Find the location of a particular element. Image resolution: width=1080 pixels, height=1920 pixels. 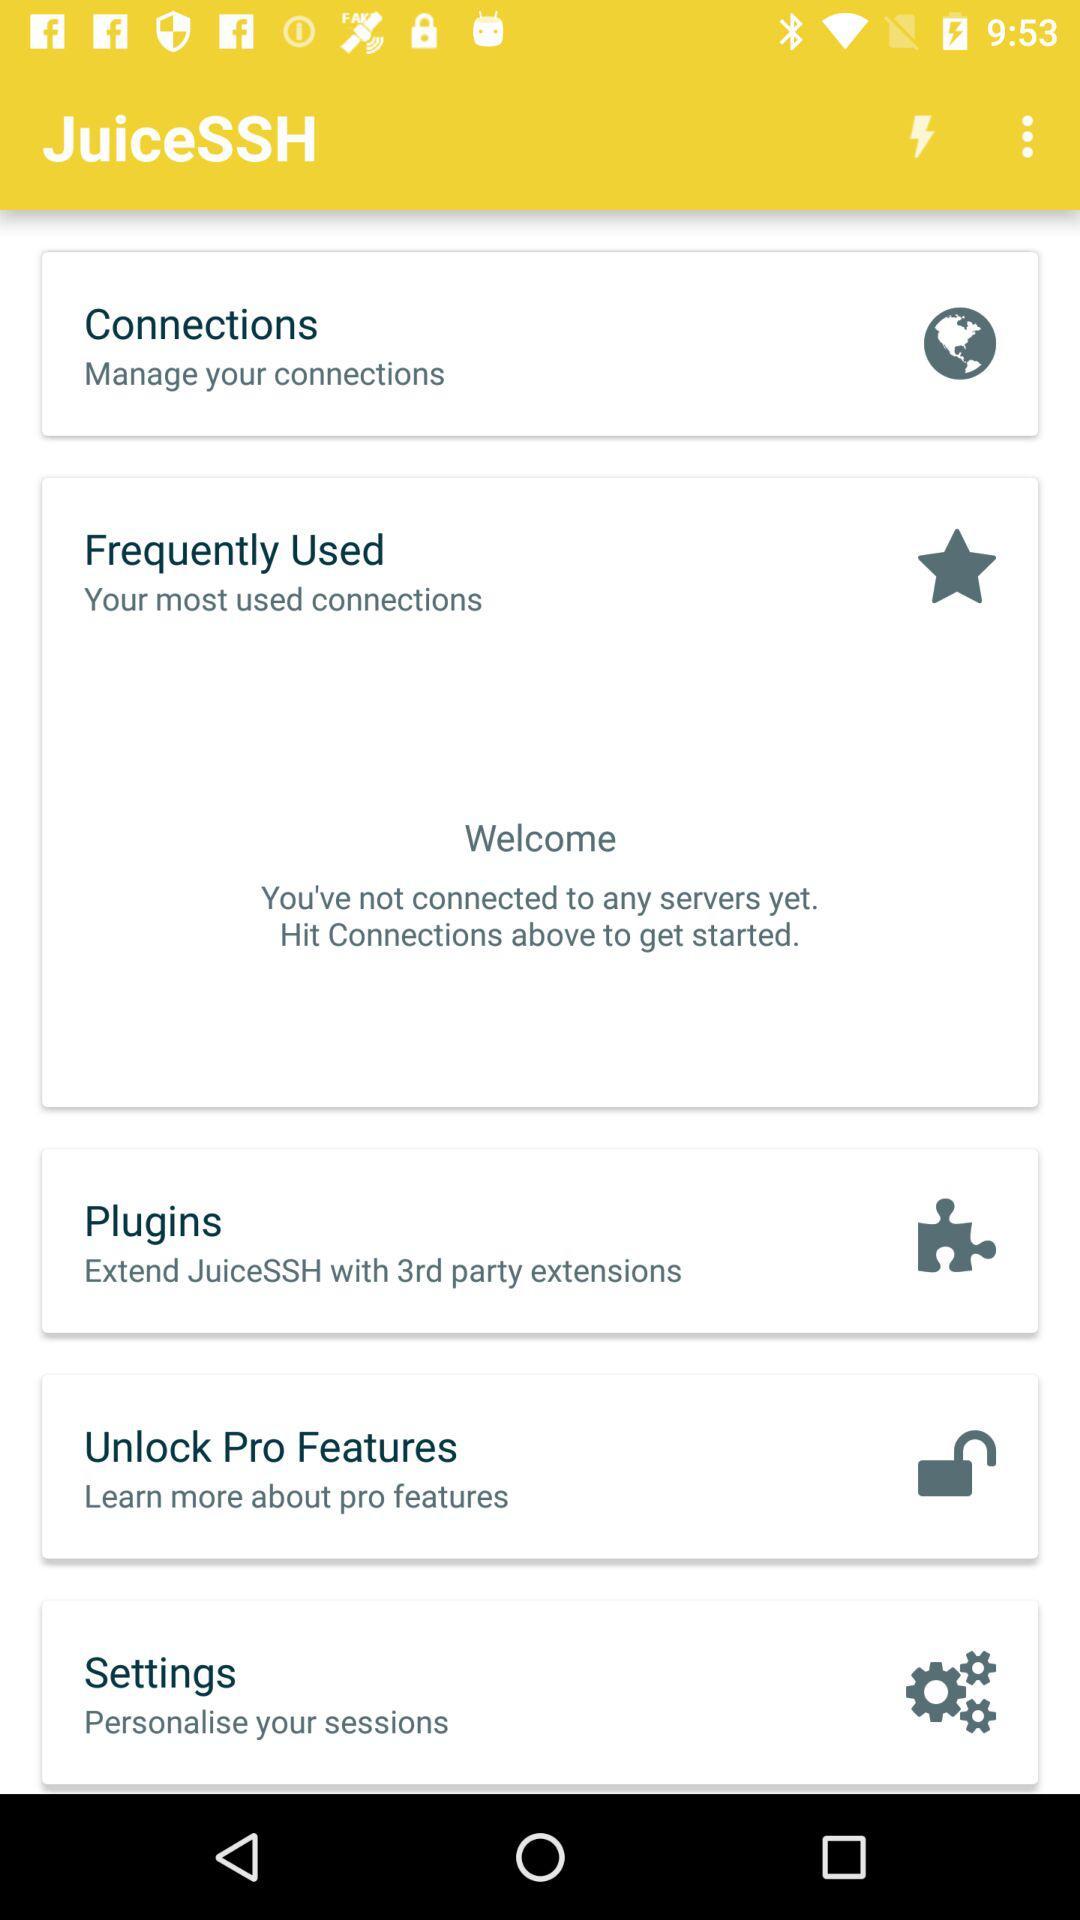

item to the right of frequently used item is located at coordinates (955, 568).